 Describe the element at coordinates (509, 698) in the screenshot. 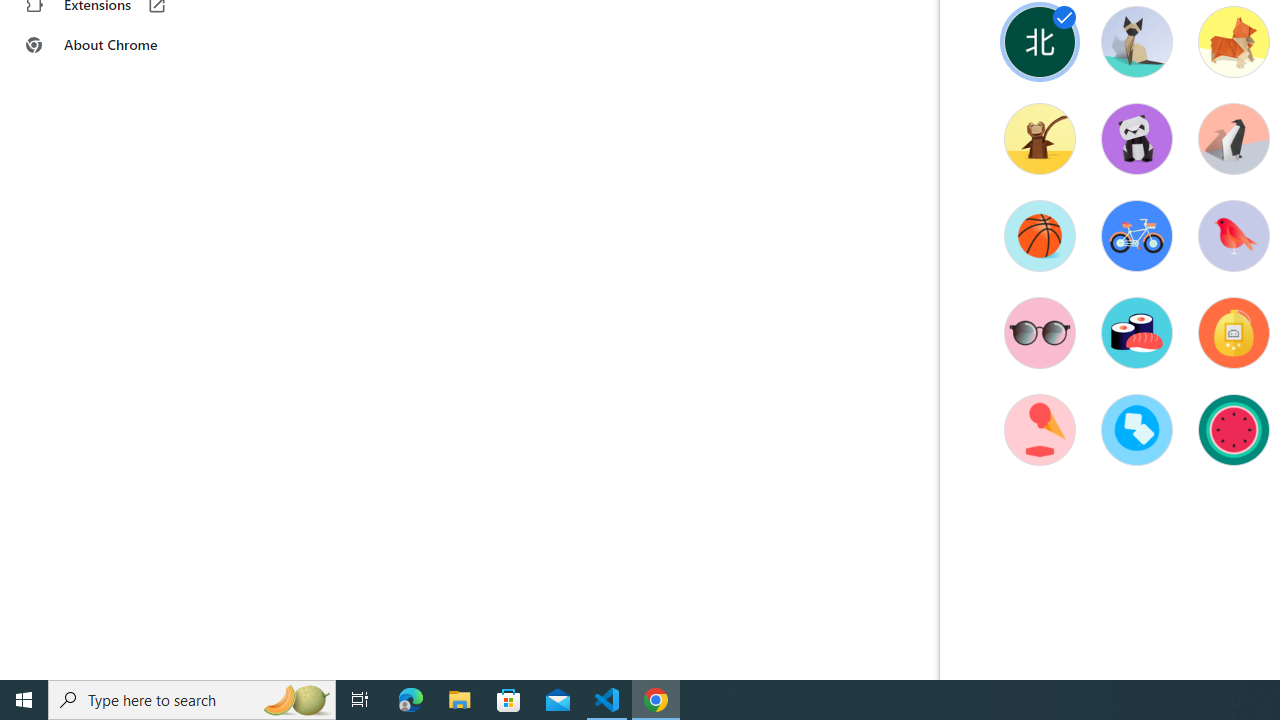

I see `'Microsoft Store'` at that location.